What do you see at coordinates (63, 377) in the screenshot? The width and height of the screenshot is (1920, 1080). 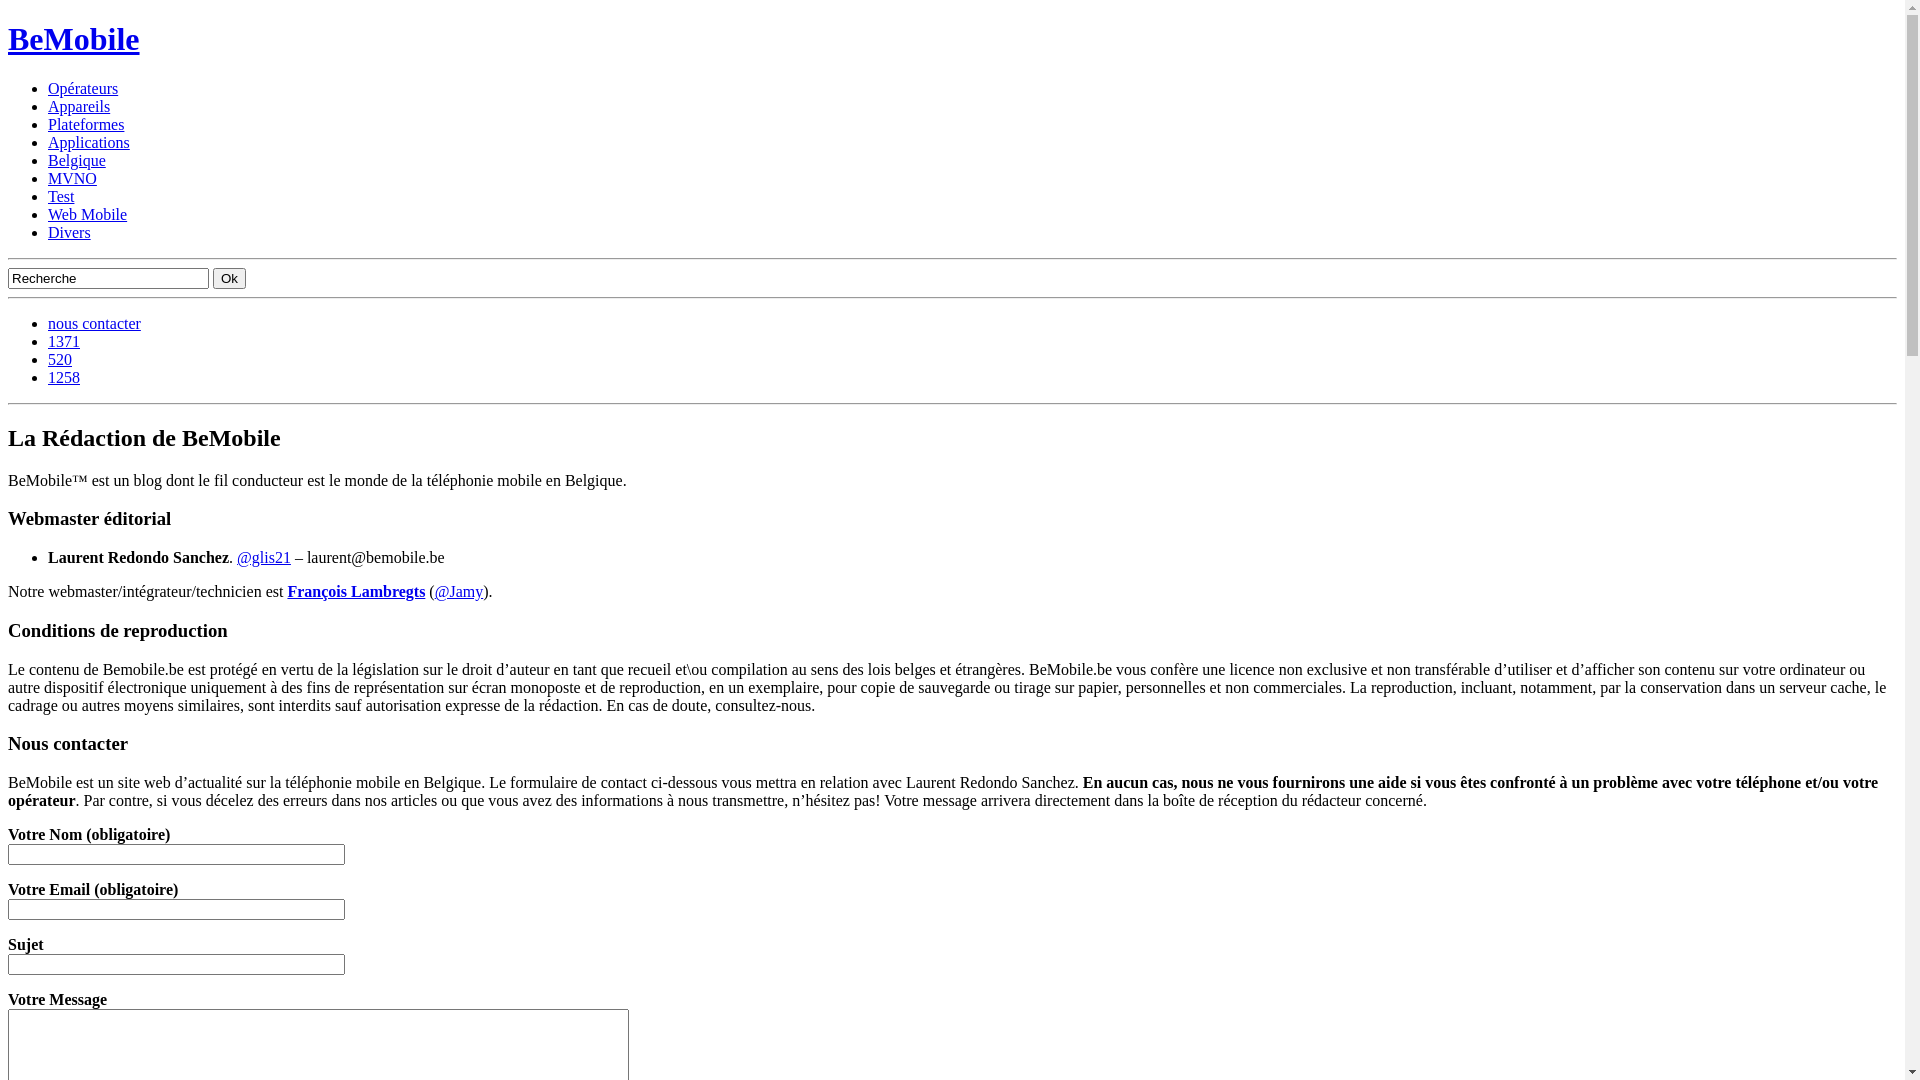 I see `'1258'` at bounding box center [63, 377].